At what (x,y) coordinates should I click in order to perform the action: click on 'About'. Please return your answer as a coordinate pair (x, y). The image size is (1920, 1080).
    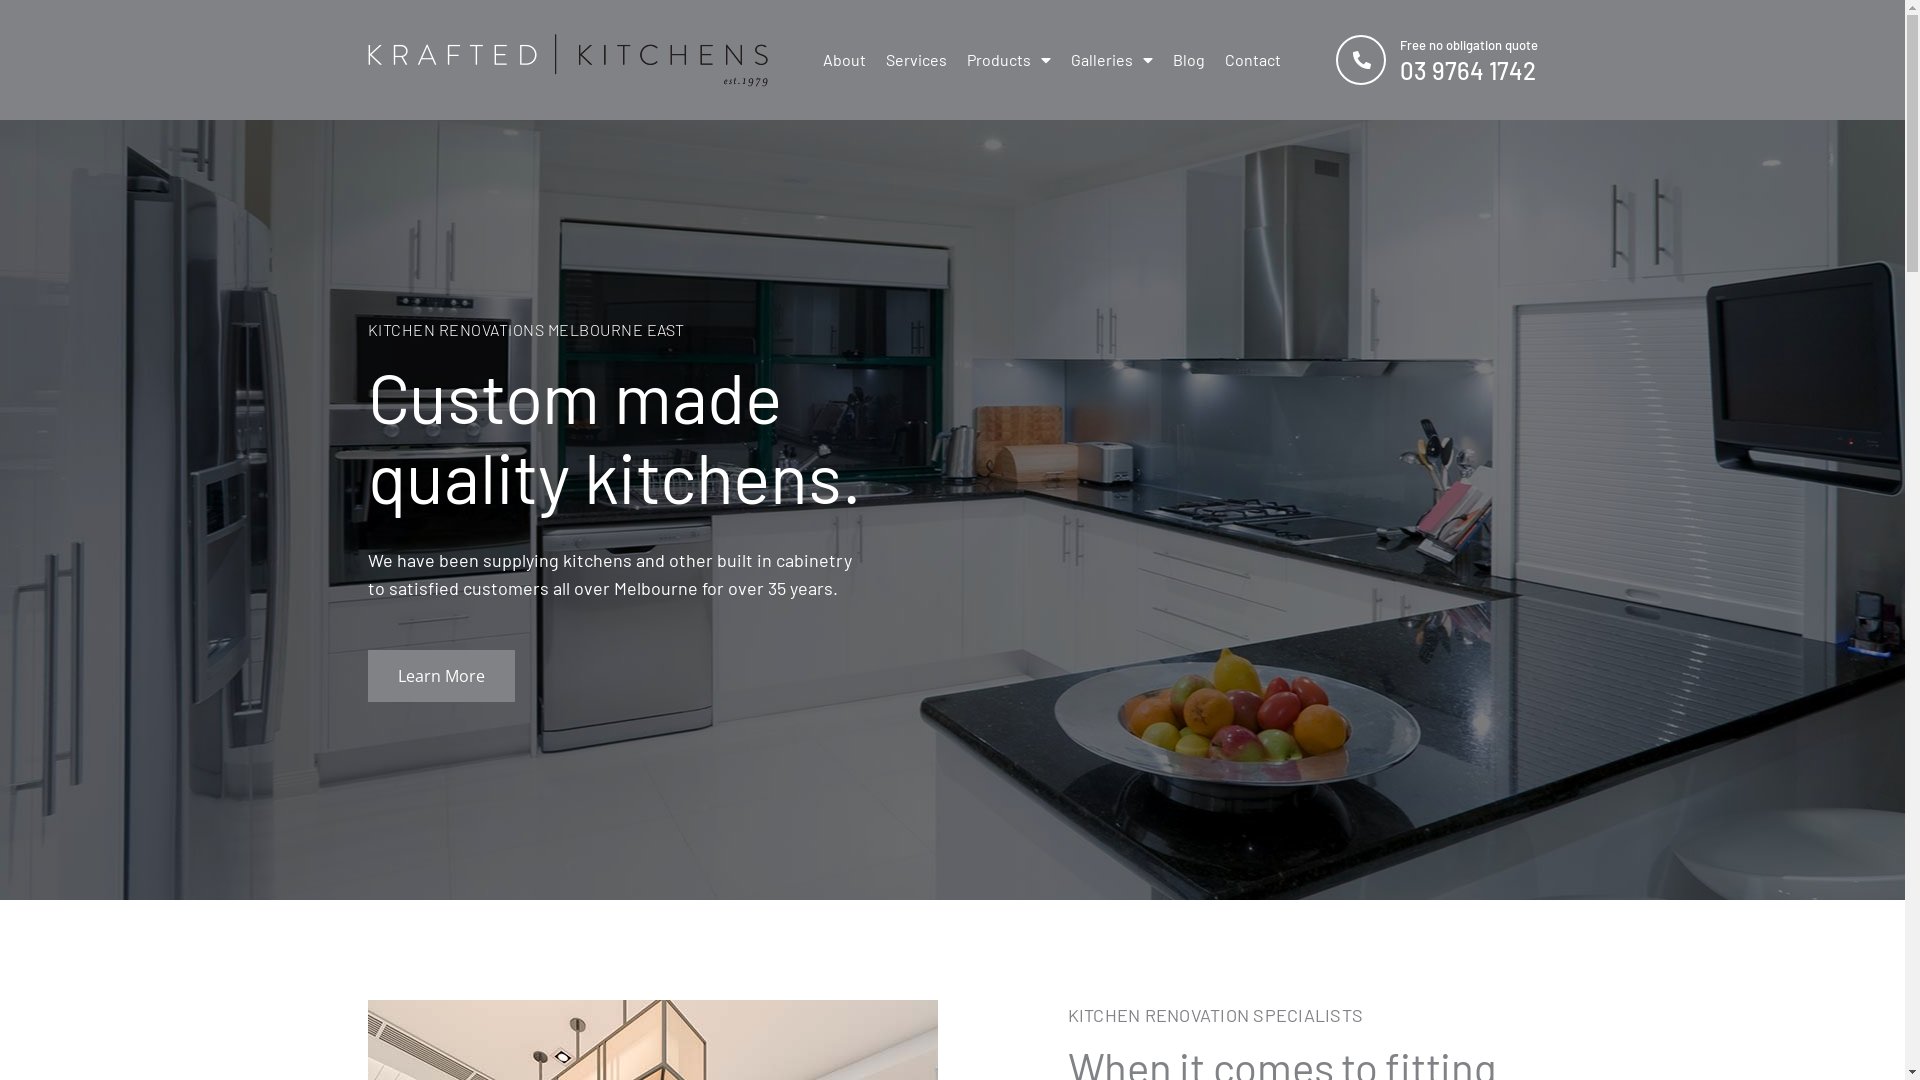
    Looking at the image, I should click on (843, 59).